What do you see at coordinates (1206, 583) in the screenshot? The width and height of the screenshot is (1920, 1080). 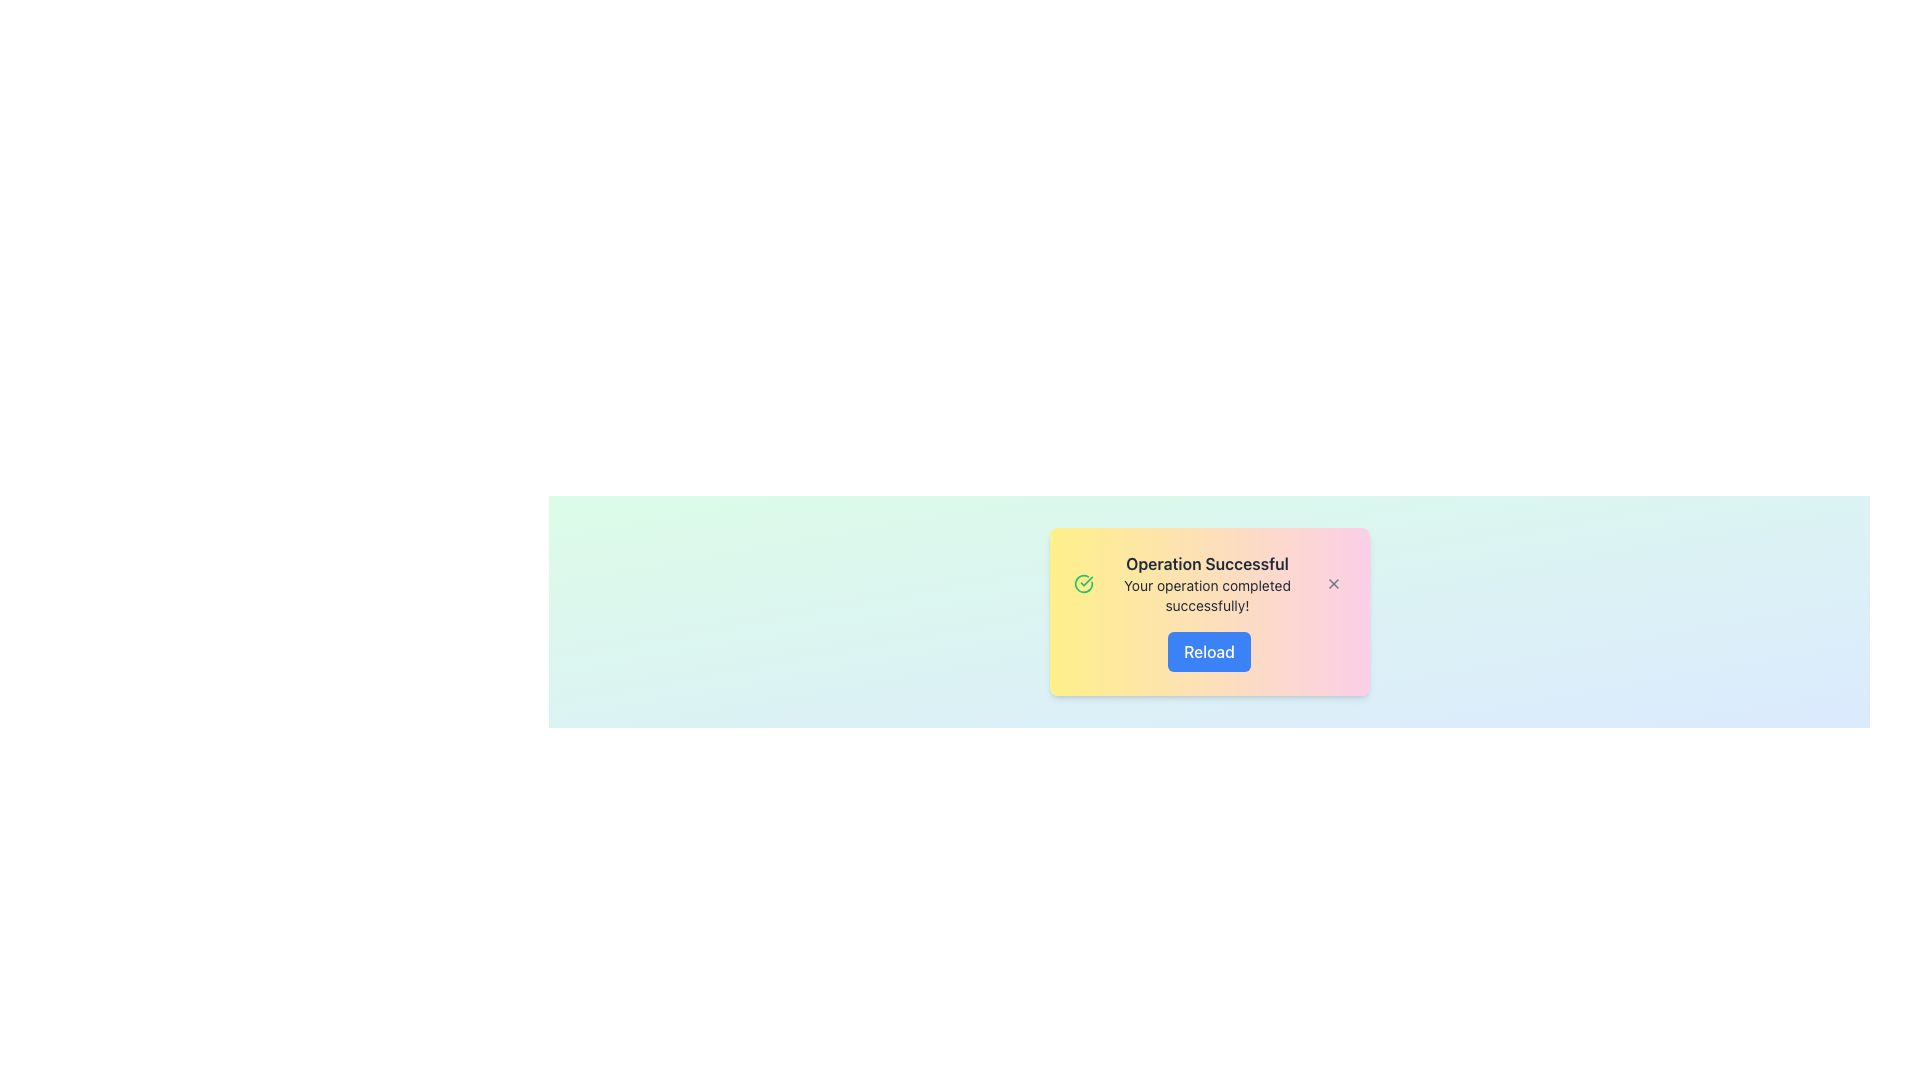 I see `the informational message box that indicates successful completion of an operation, centrally located below a green check icon and above a blue 'Reload' button` at bounding box center [1206, 583].